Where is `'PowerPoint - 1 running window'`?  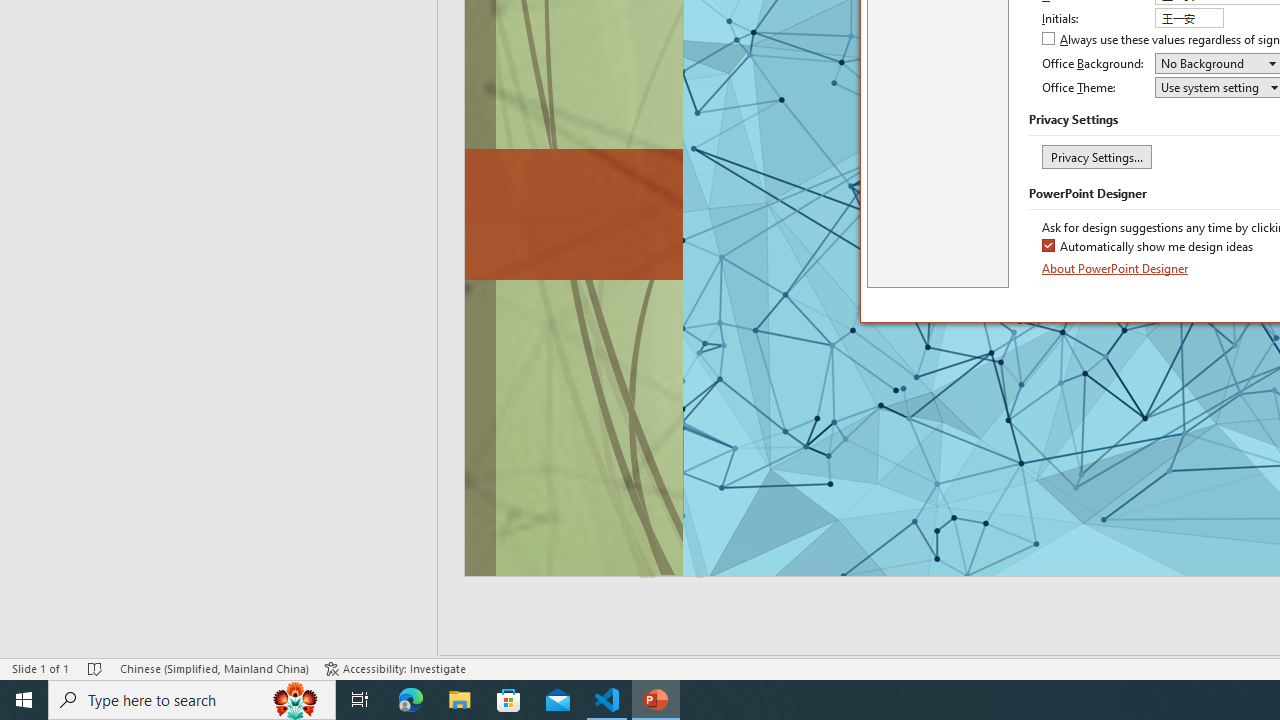 'PowerPoint - 1 running window' is located at coordinates (656, 698).